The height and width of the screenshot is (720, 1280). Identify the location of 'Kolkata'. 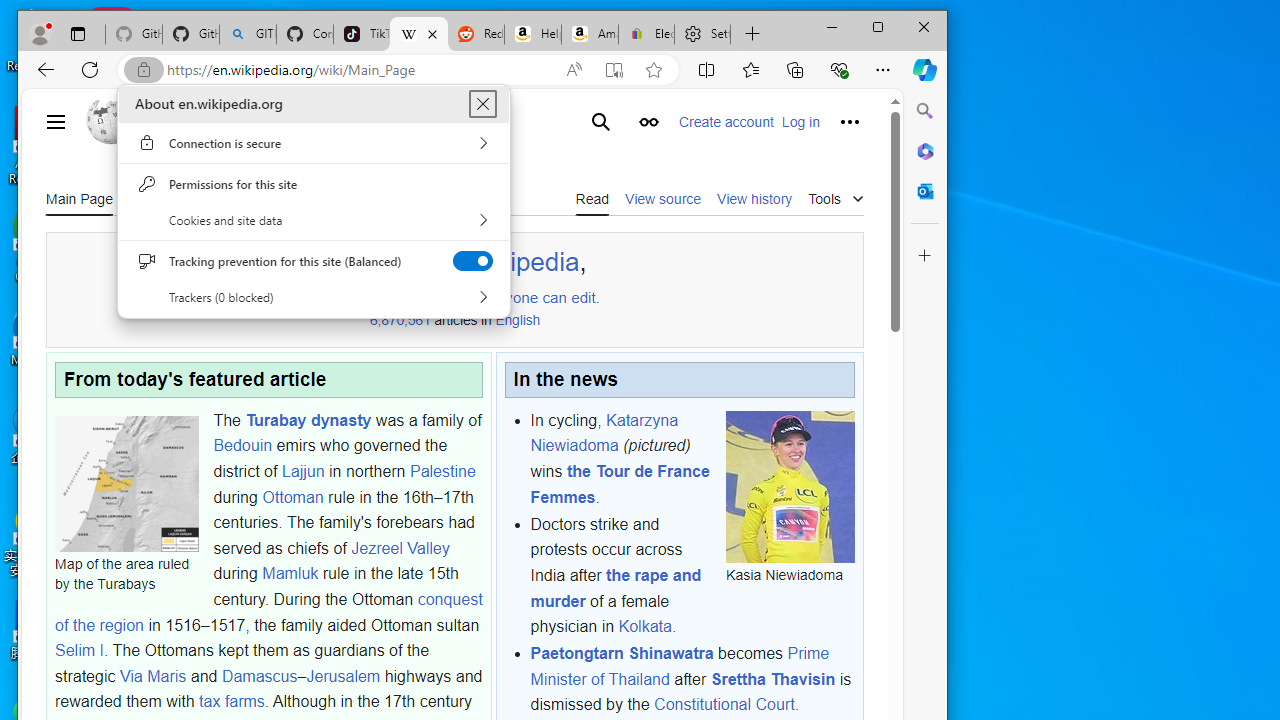
(645, 625).